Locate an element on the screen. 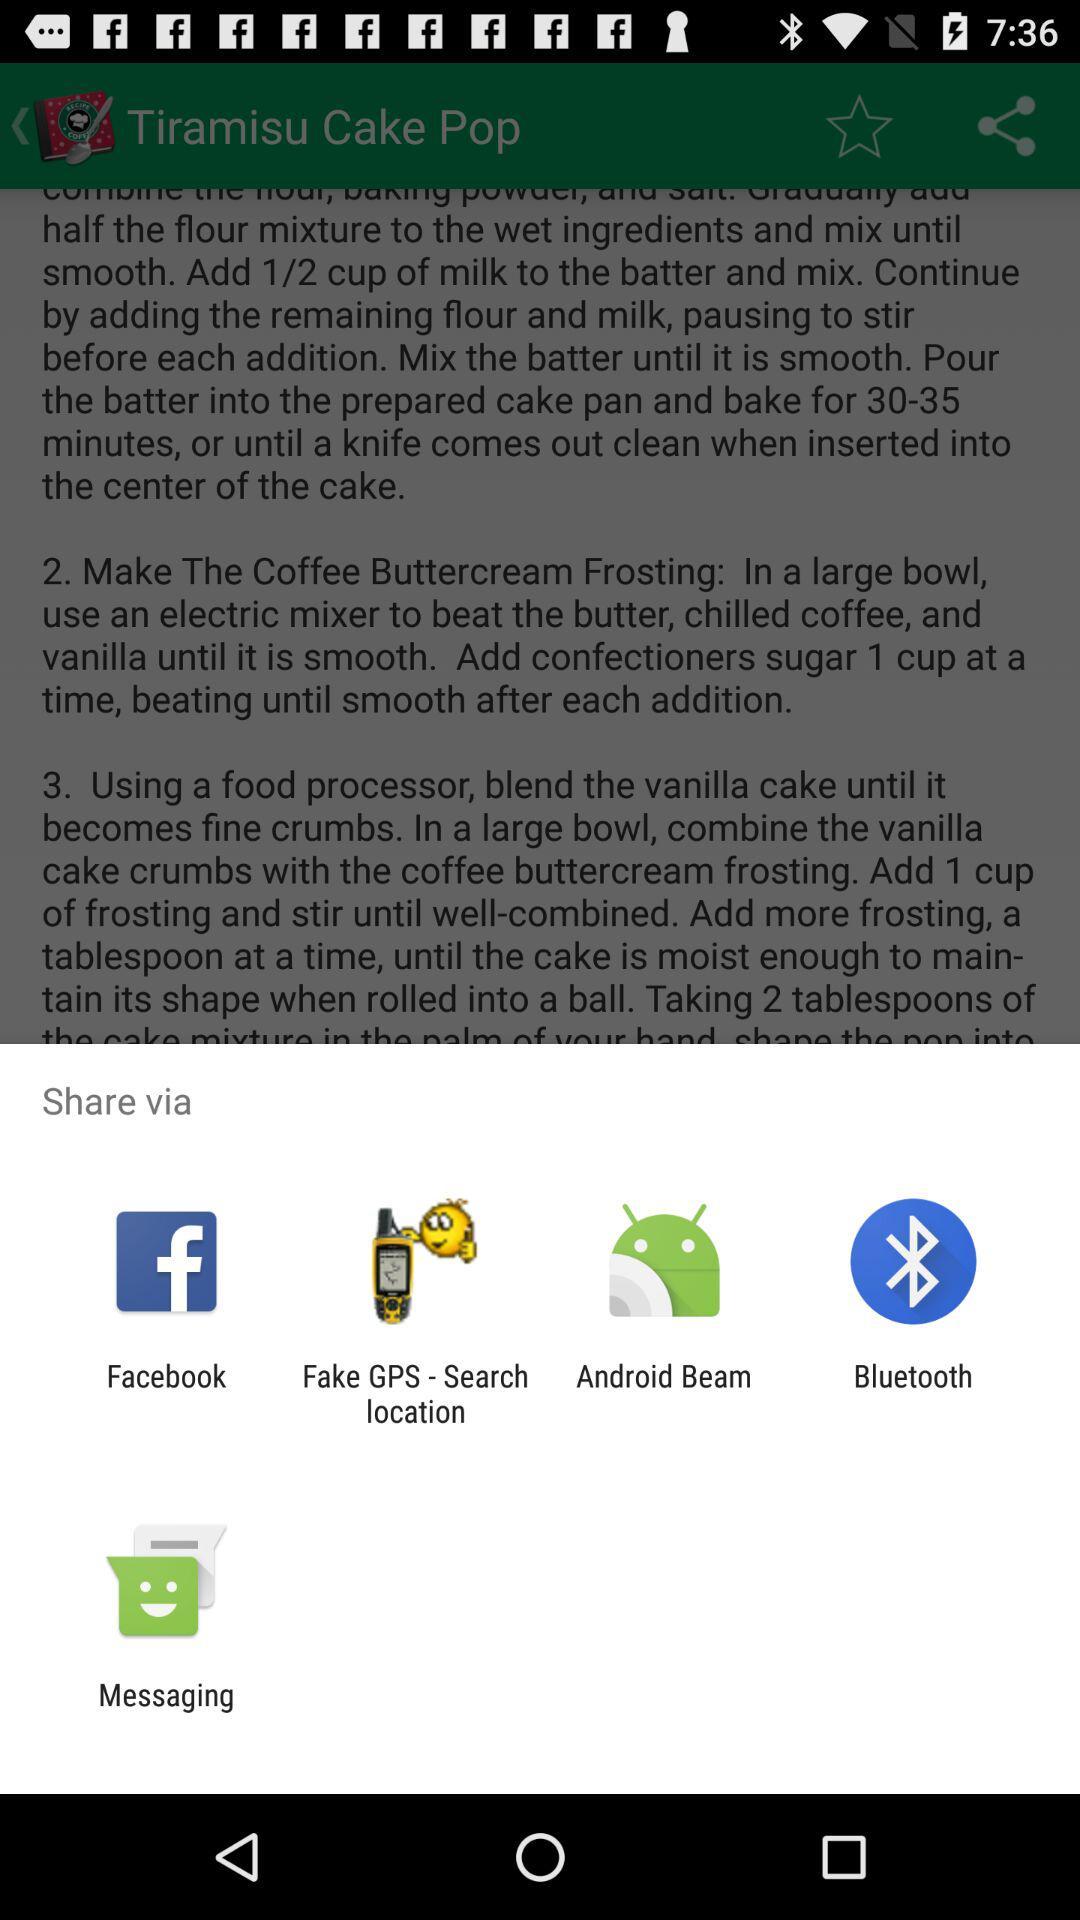  facebook icon is located at coordinates (165, 1392).